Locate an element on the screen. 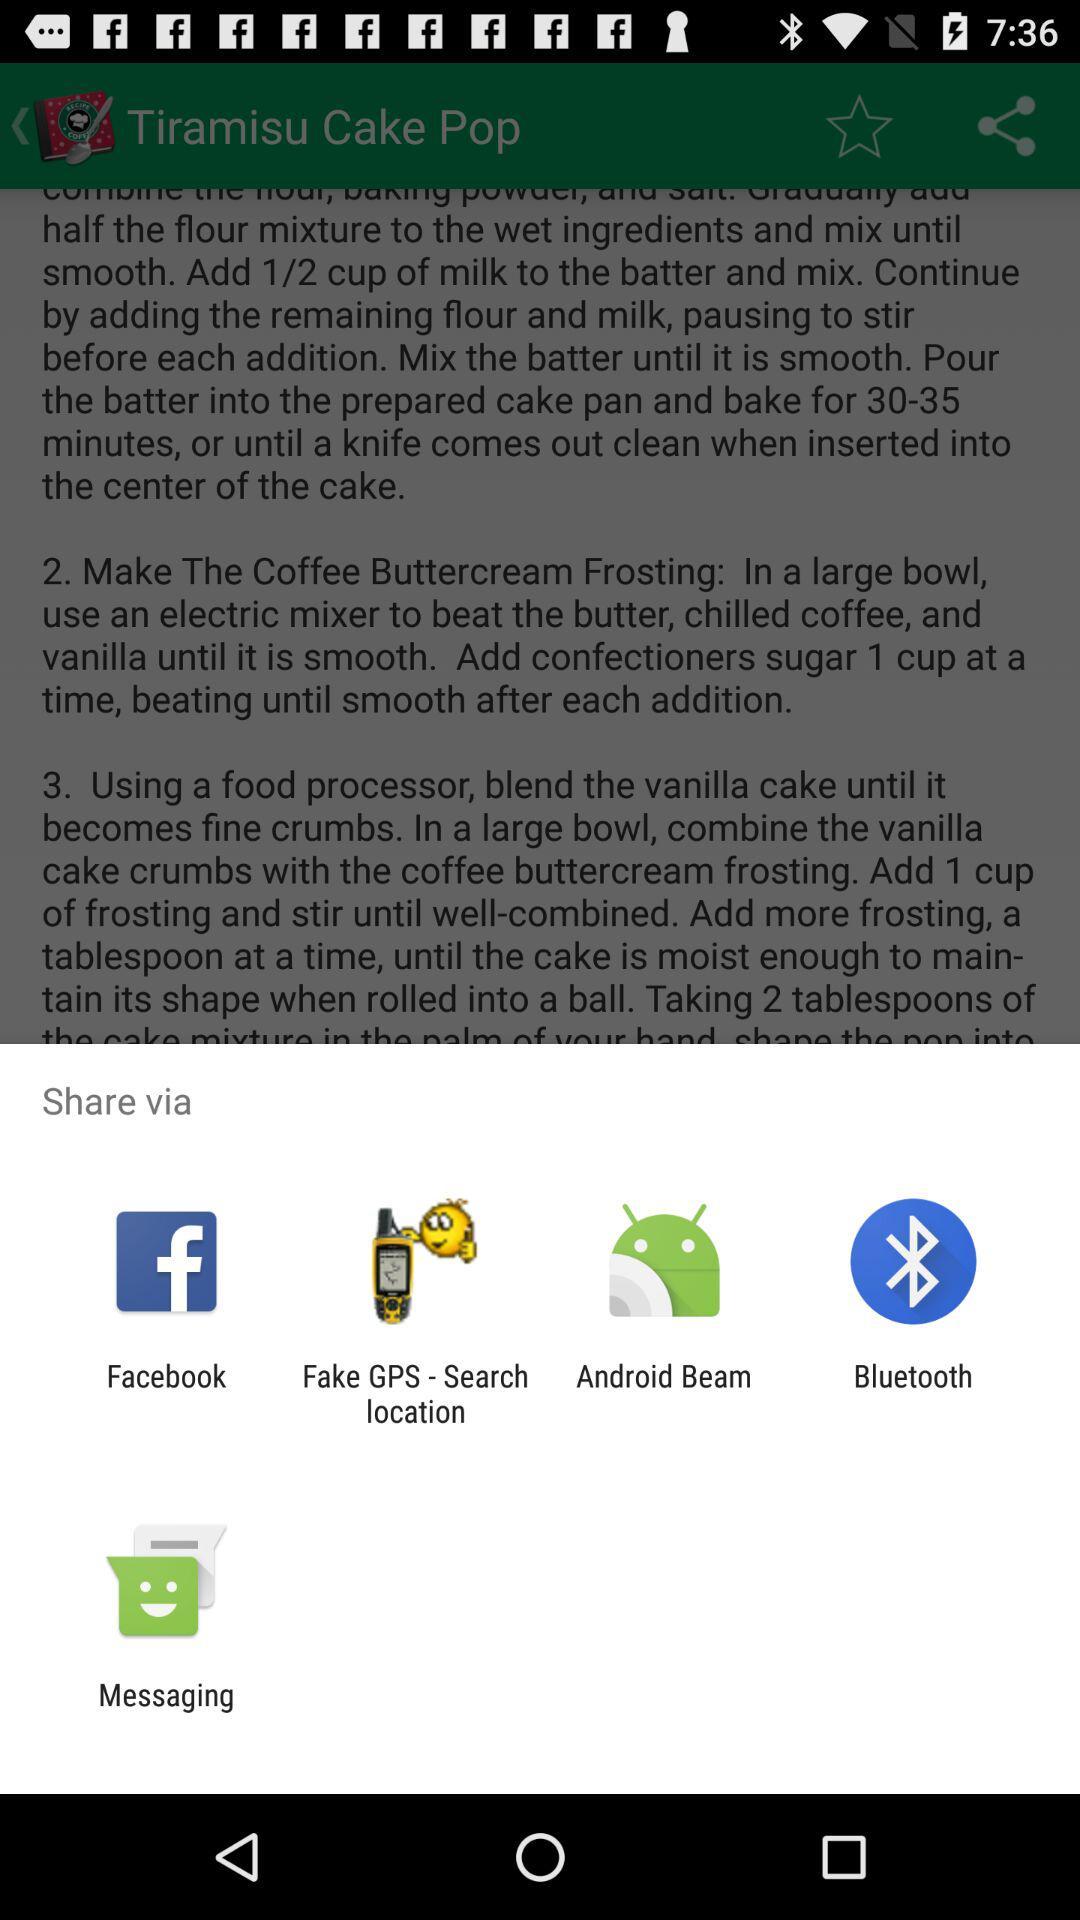  facebook icon is located at coordinates (165, 1392).